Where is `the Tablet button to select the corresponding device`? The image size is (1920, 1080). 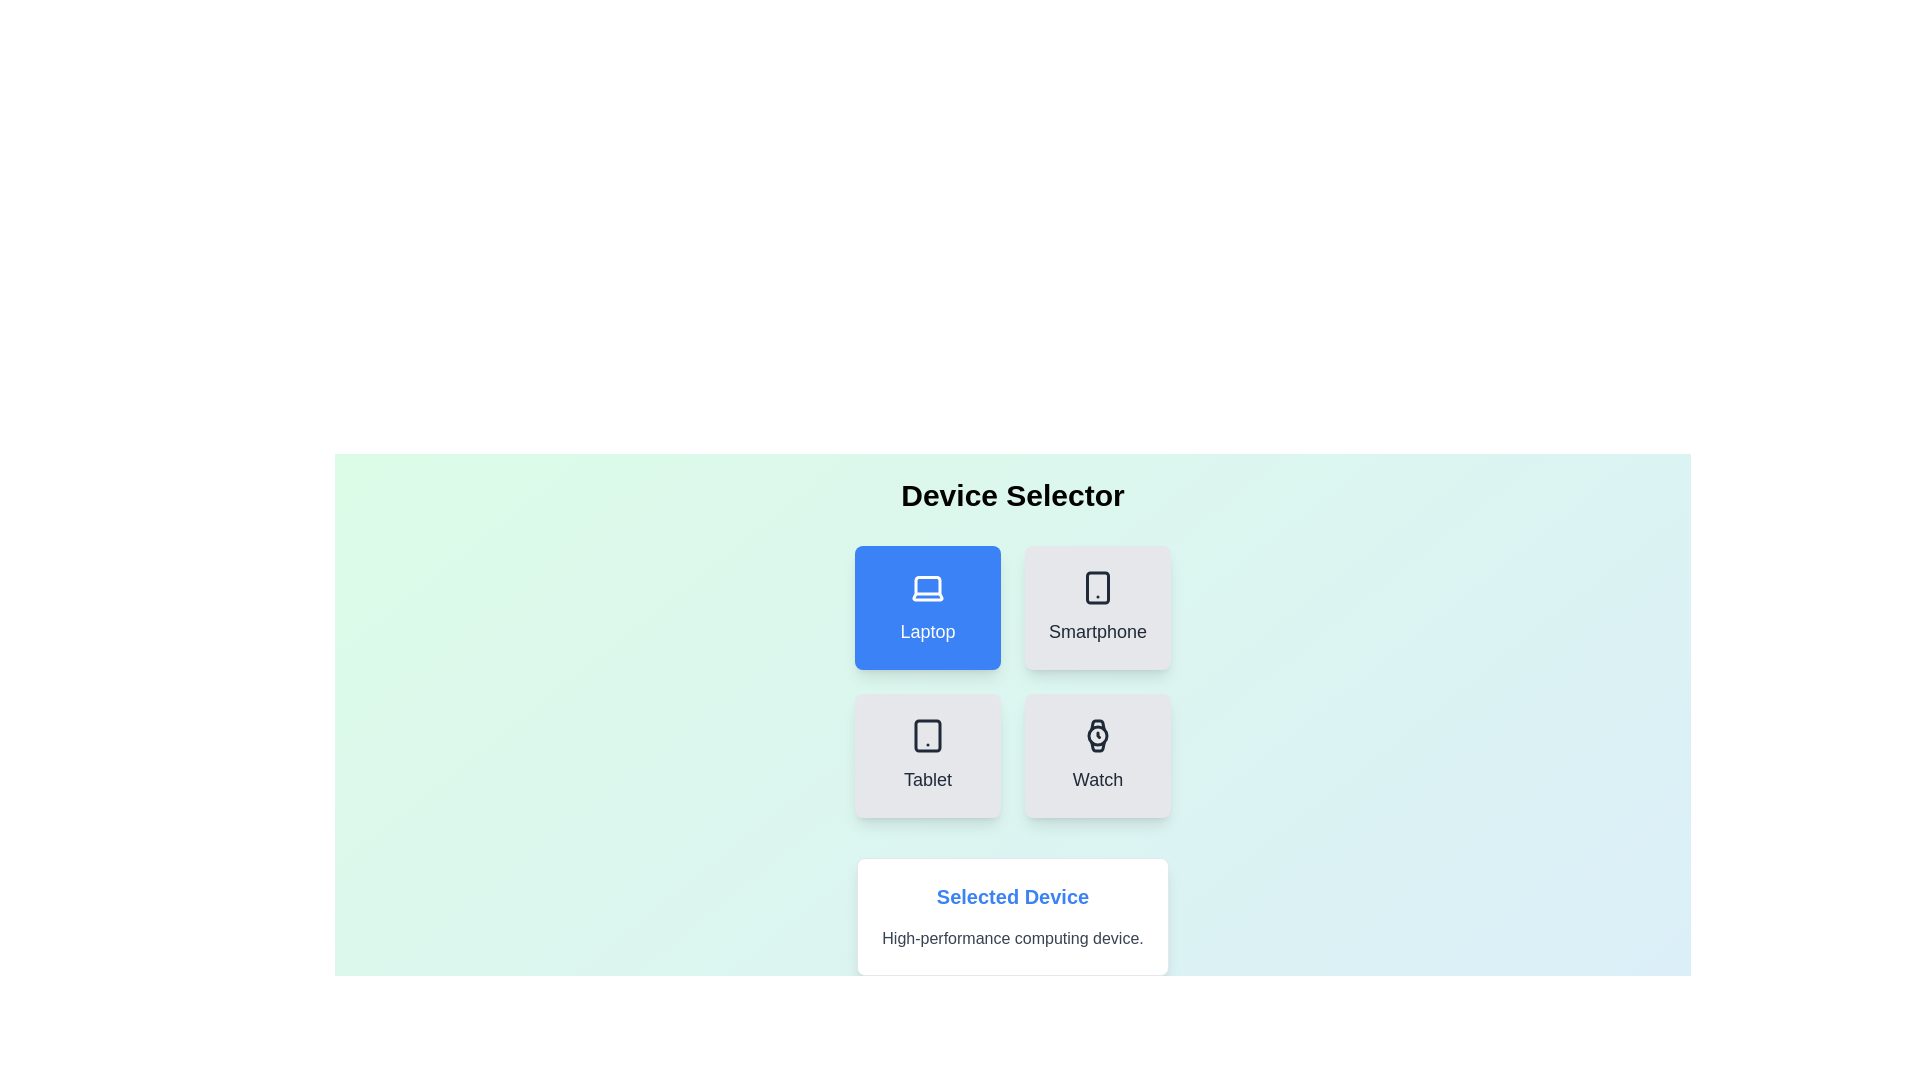
the Tablet button to select the corresponding device is located at coordinates (926, 756).